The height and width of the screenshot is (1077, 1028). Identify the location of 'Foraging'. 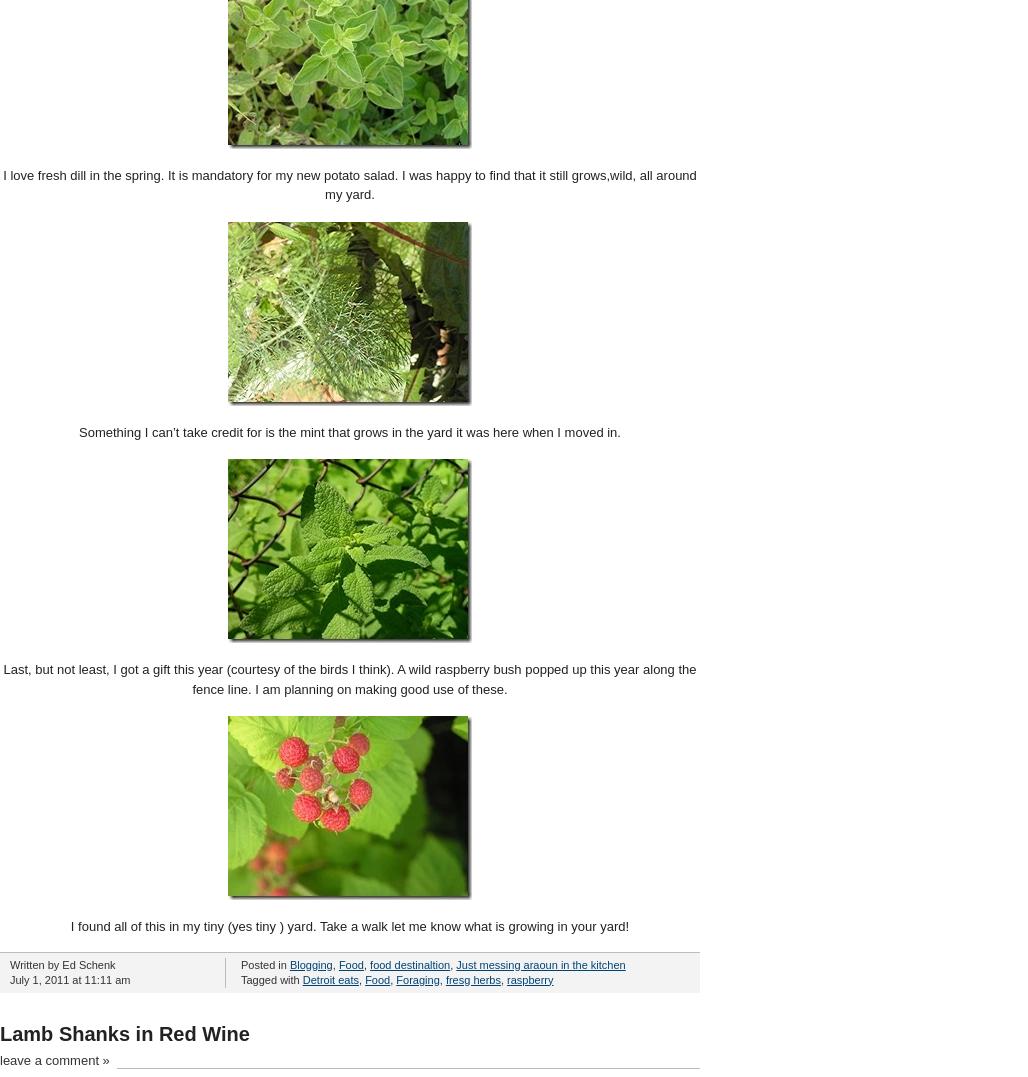
(417, 978).